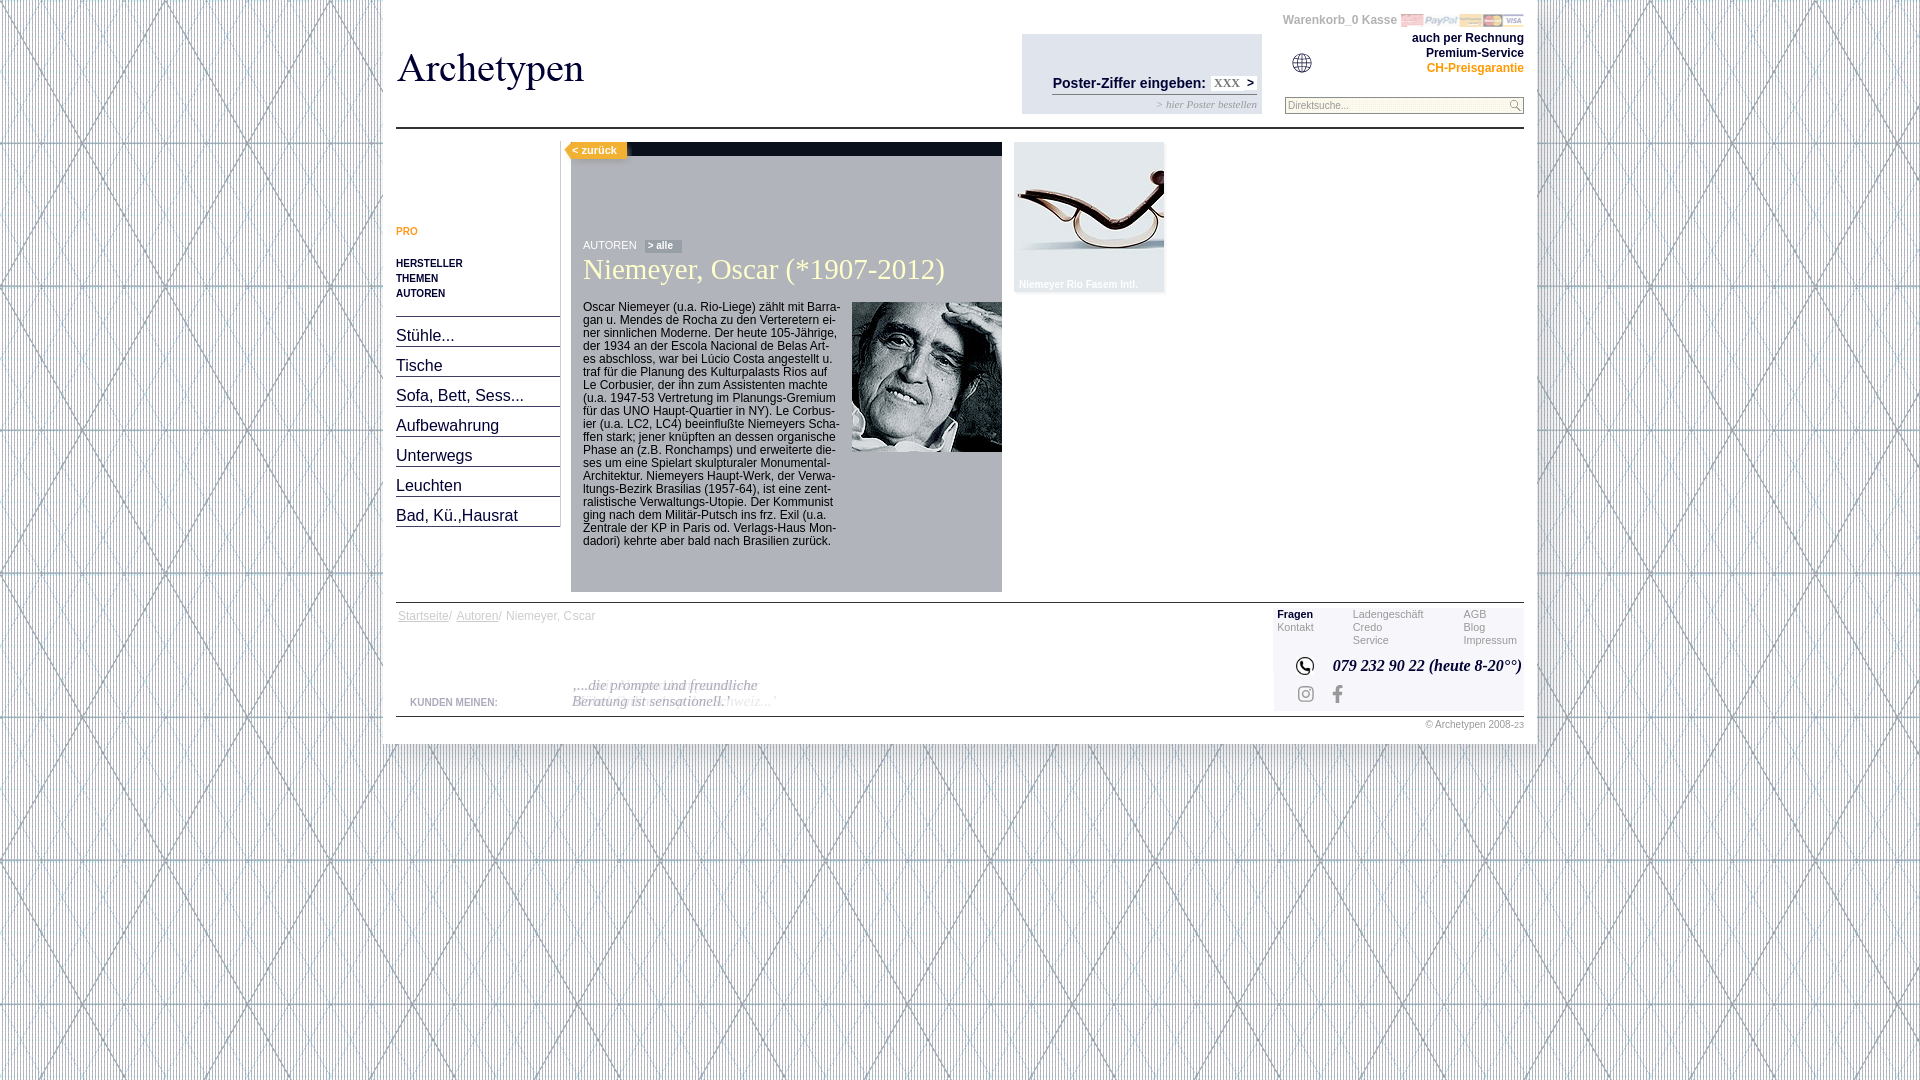 The height and width of the screenshot is (1080, 1920). What do you see at coordinates (1468, 38) in the screenshot?
I see `'auch per Rechnung'` at bounding box center [1468, 38].